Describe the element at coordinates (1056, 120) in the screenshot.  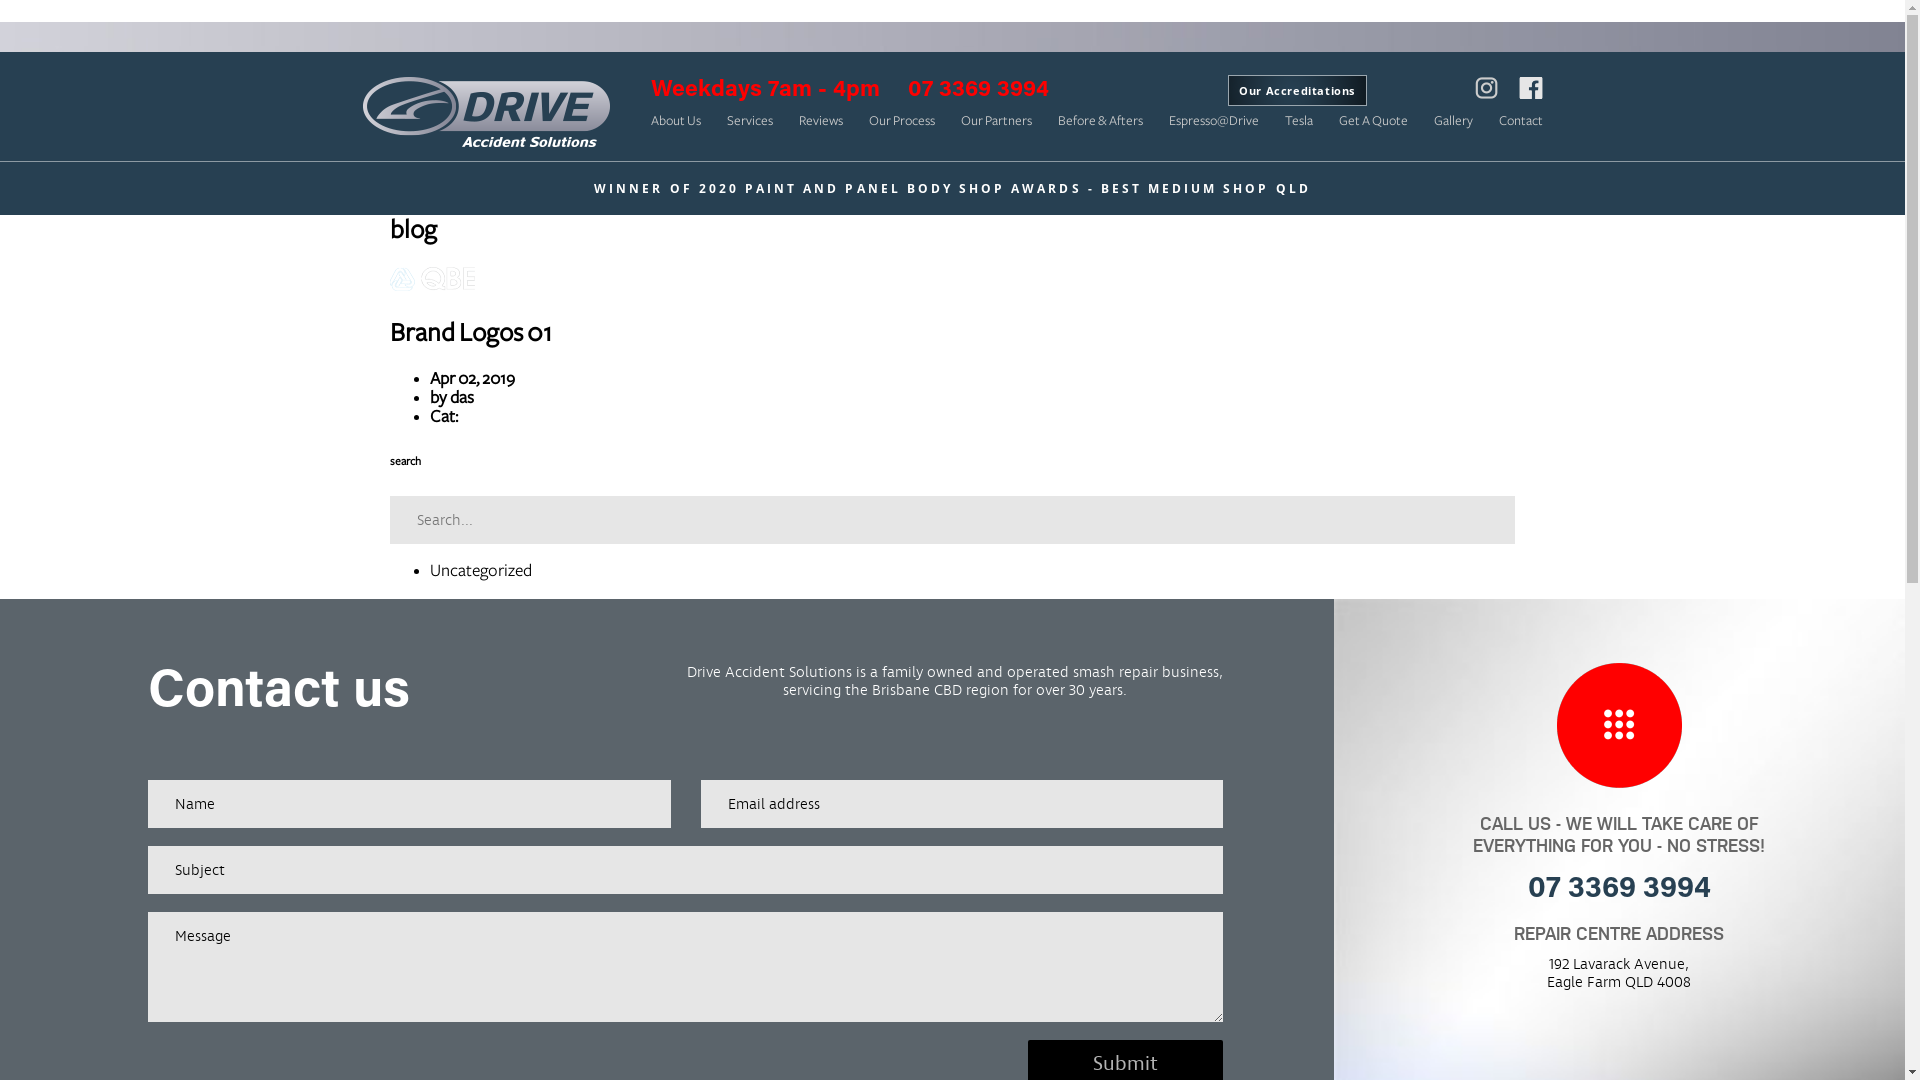
I see `'Before & Afters'` at that location.